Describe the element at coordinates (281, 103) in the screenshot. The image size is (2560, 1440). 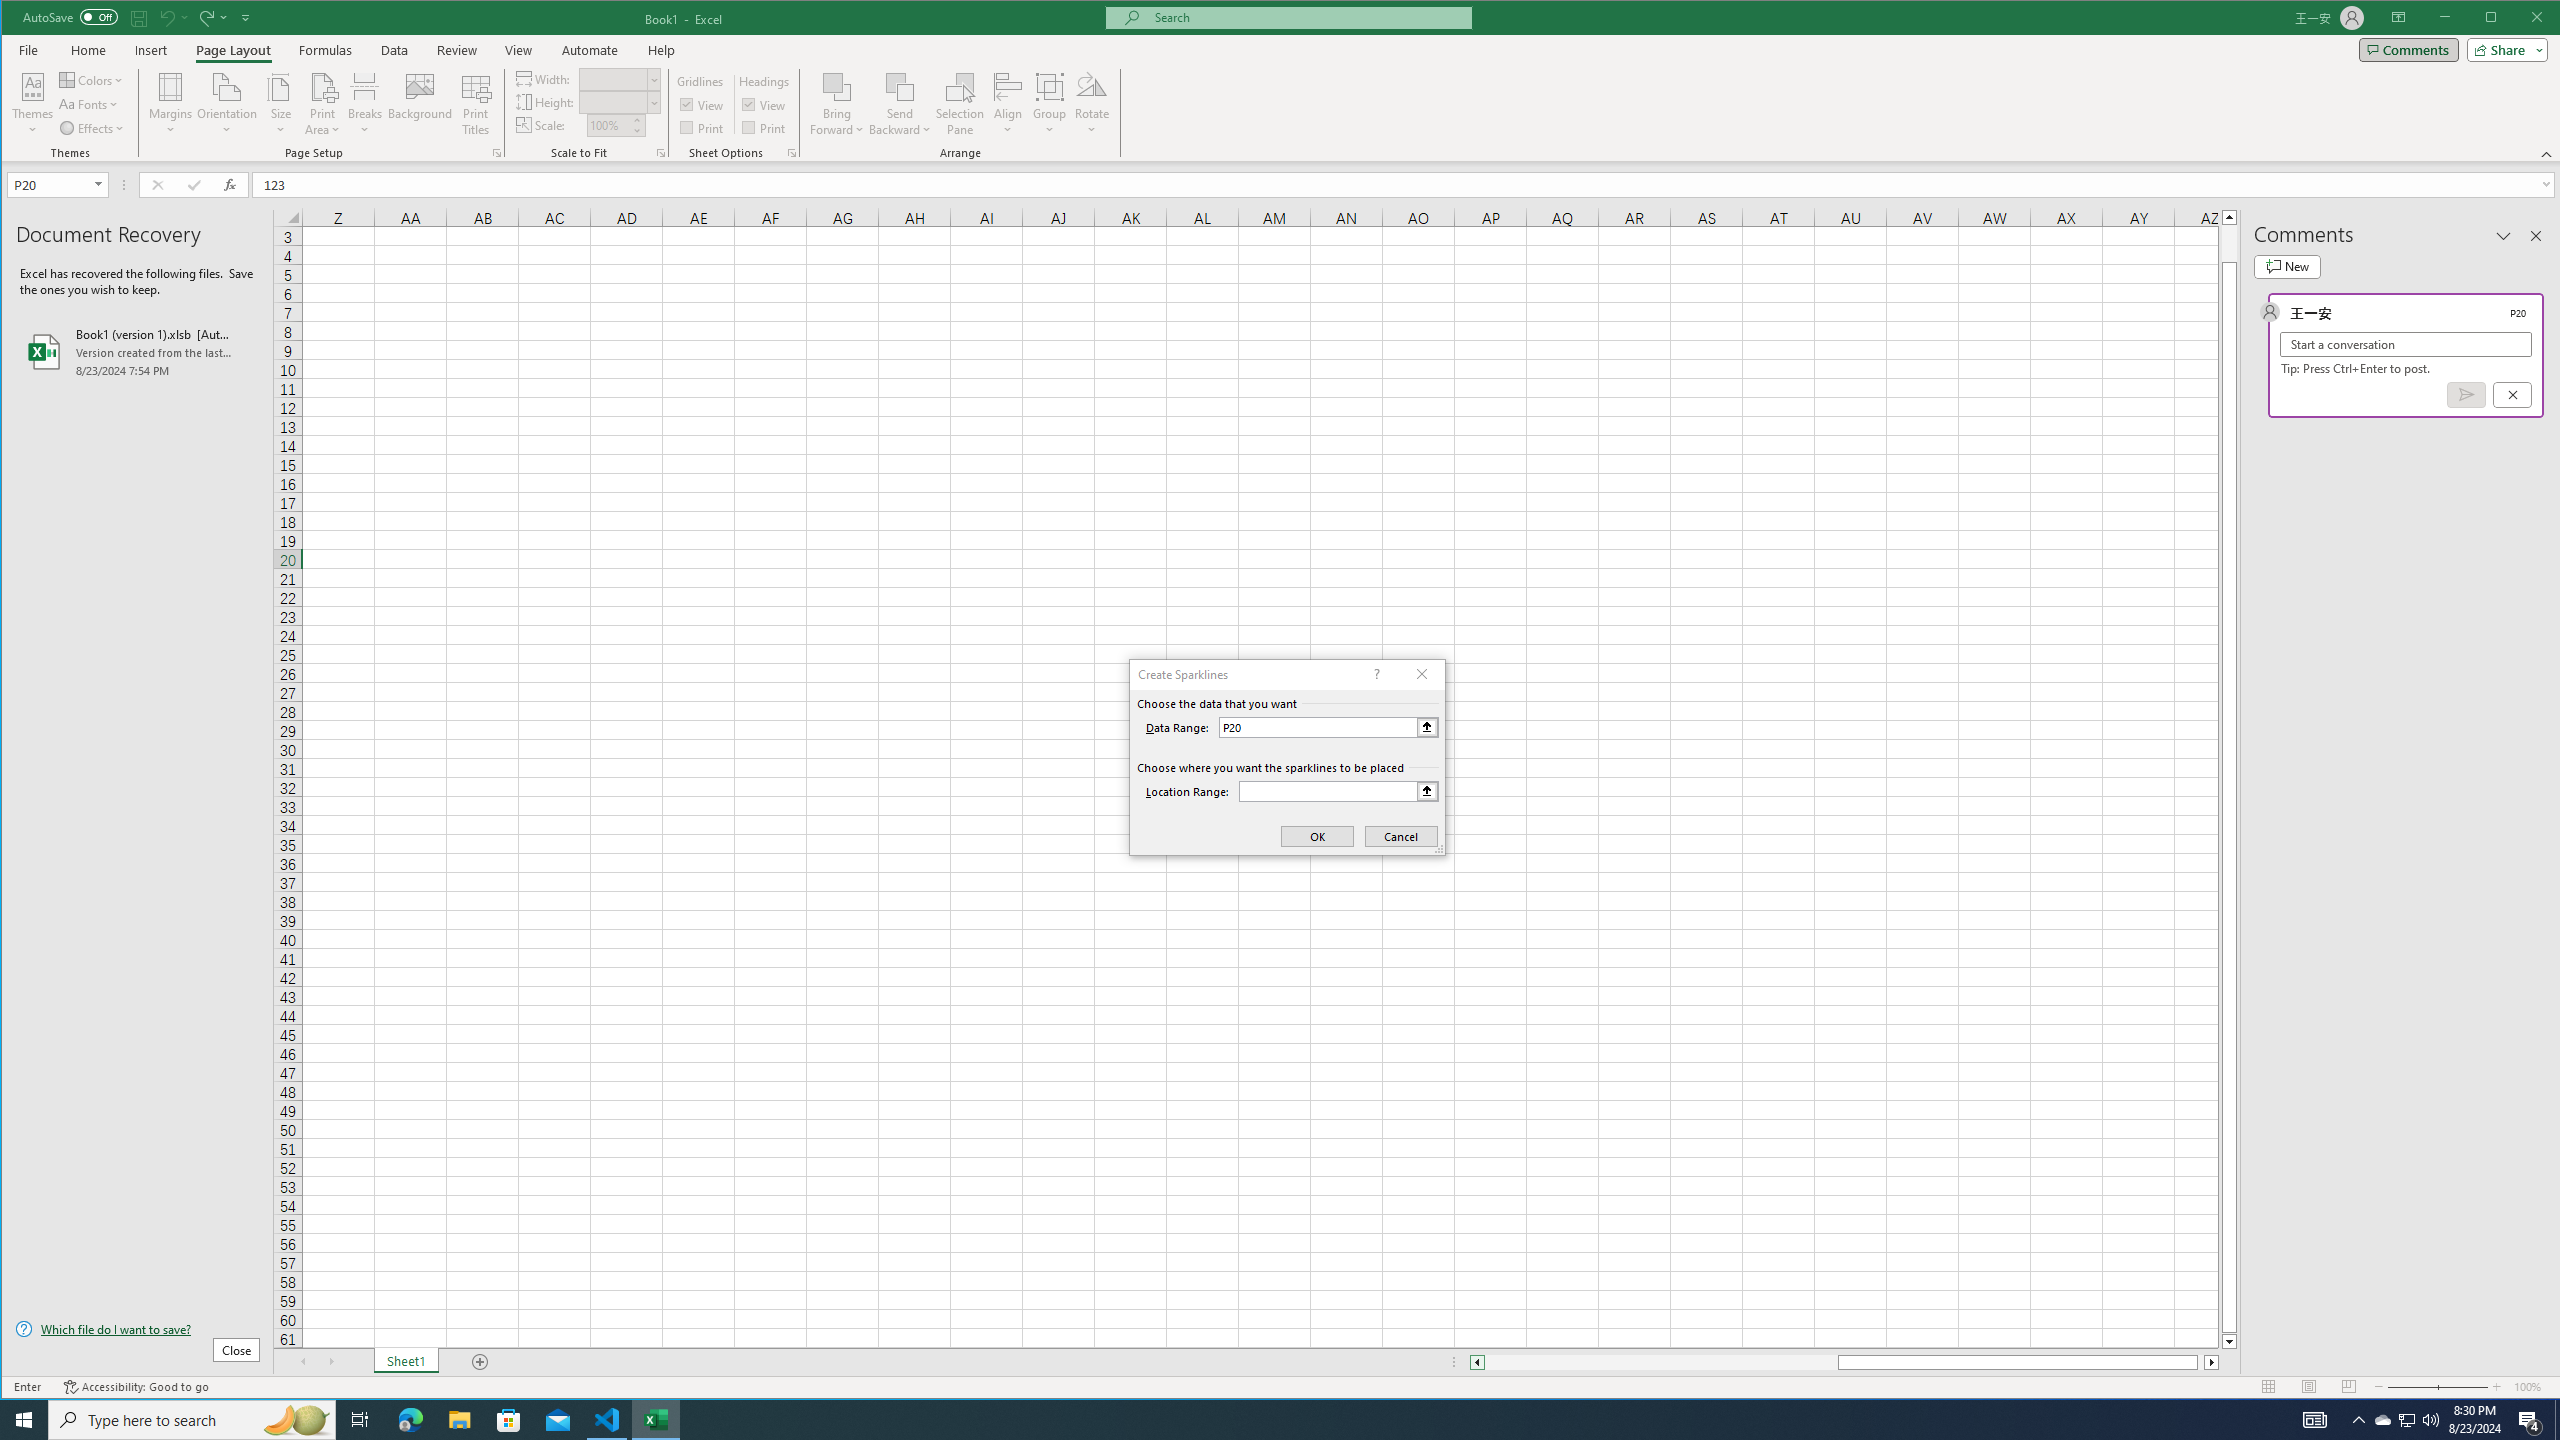
I see `'Size'` at that location.